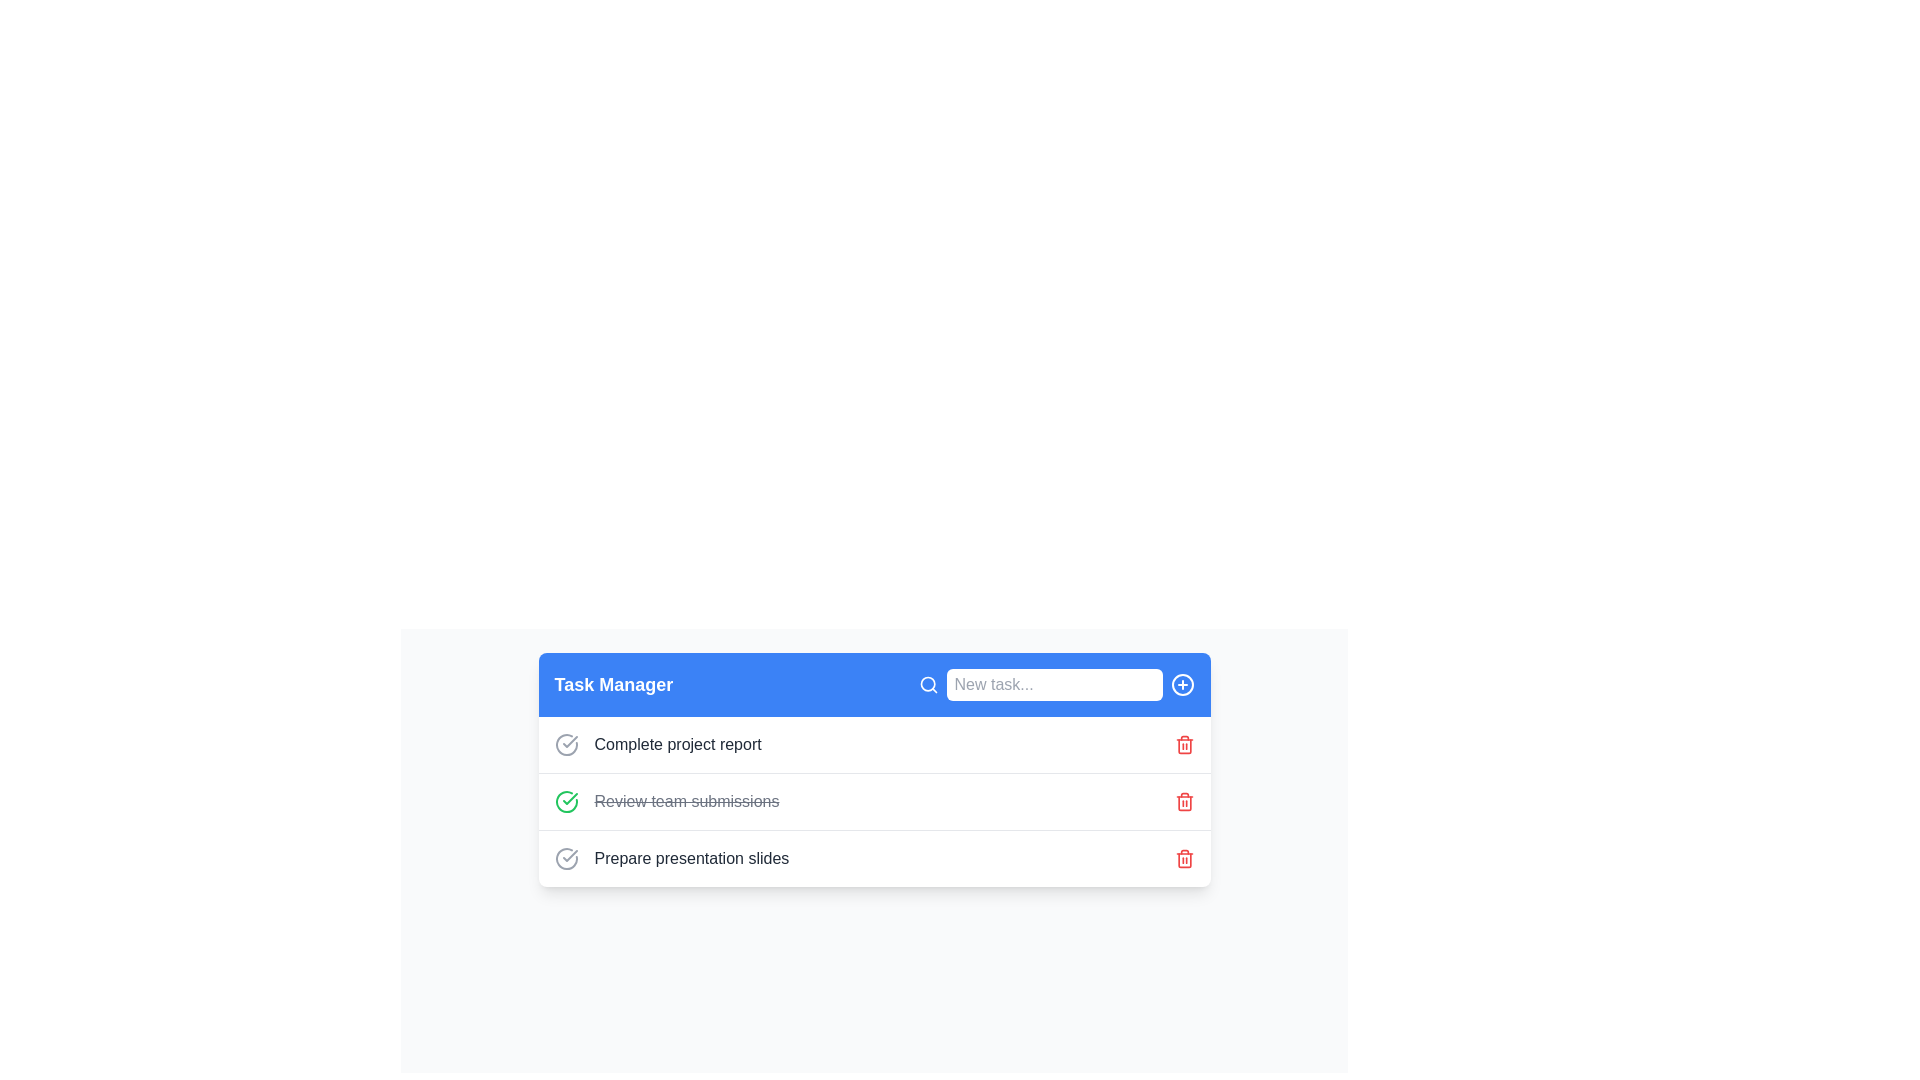 Image resolution: width=1920 pixels, height=1080 pixels. What do you see at coordinates (612, 684) in the screenshot?
I see `the title label of the task management section located in the blue header bar at the top-left corner of the application interface` at bounding box center [612, 684].